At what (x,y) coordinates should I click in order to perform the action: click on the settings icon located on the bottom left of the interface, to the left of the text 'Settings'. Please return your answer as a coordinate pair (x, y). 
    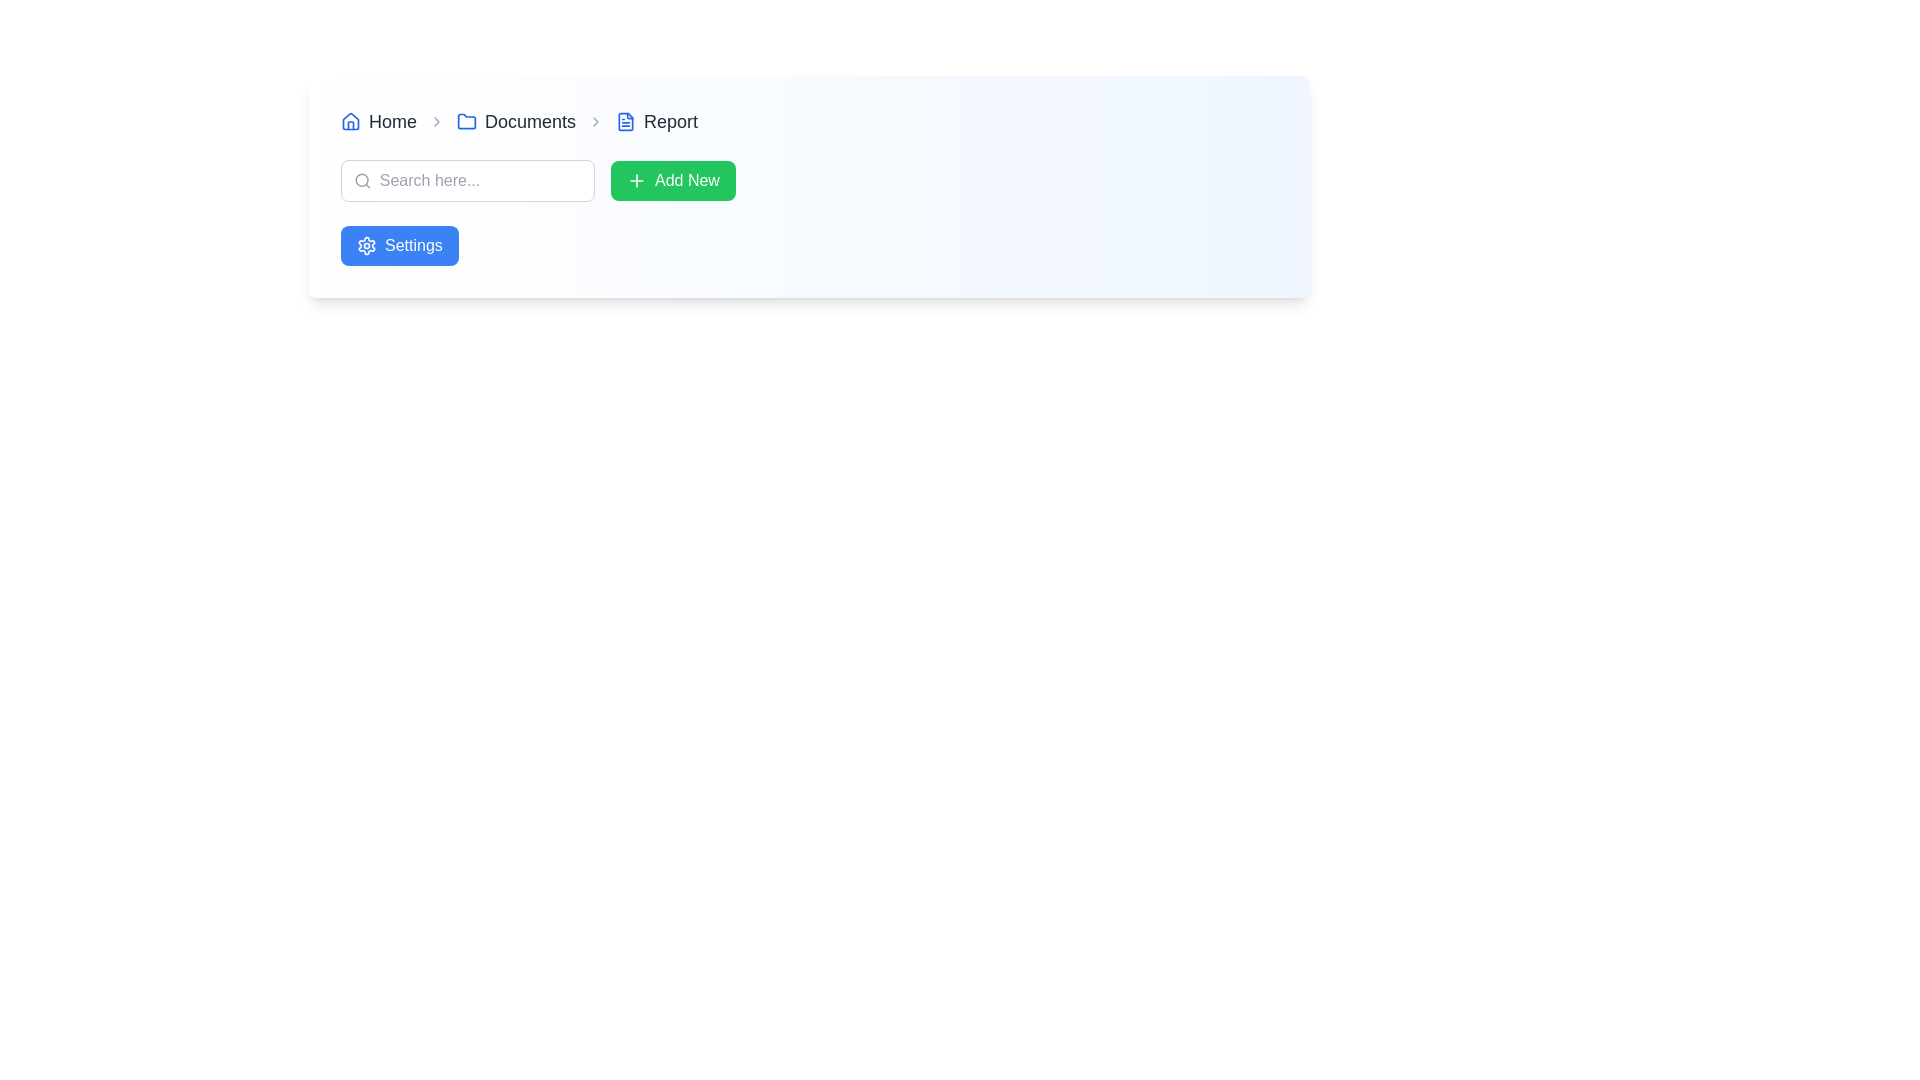
    Looking at the image, I should click on (366, 245).